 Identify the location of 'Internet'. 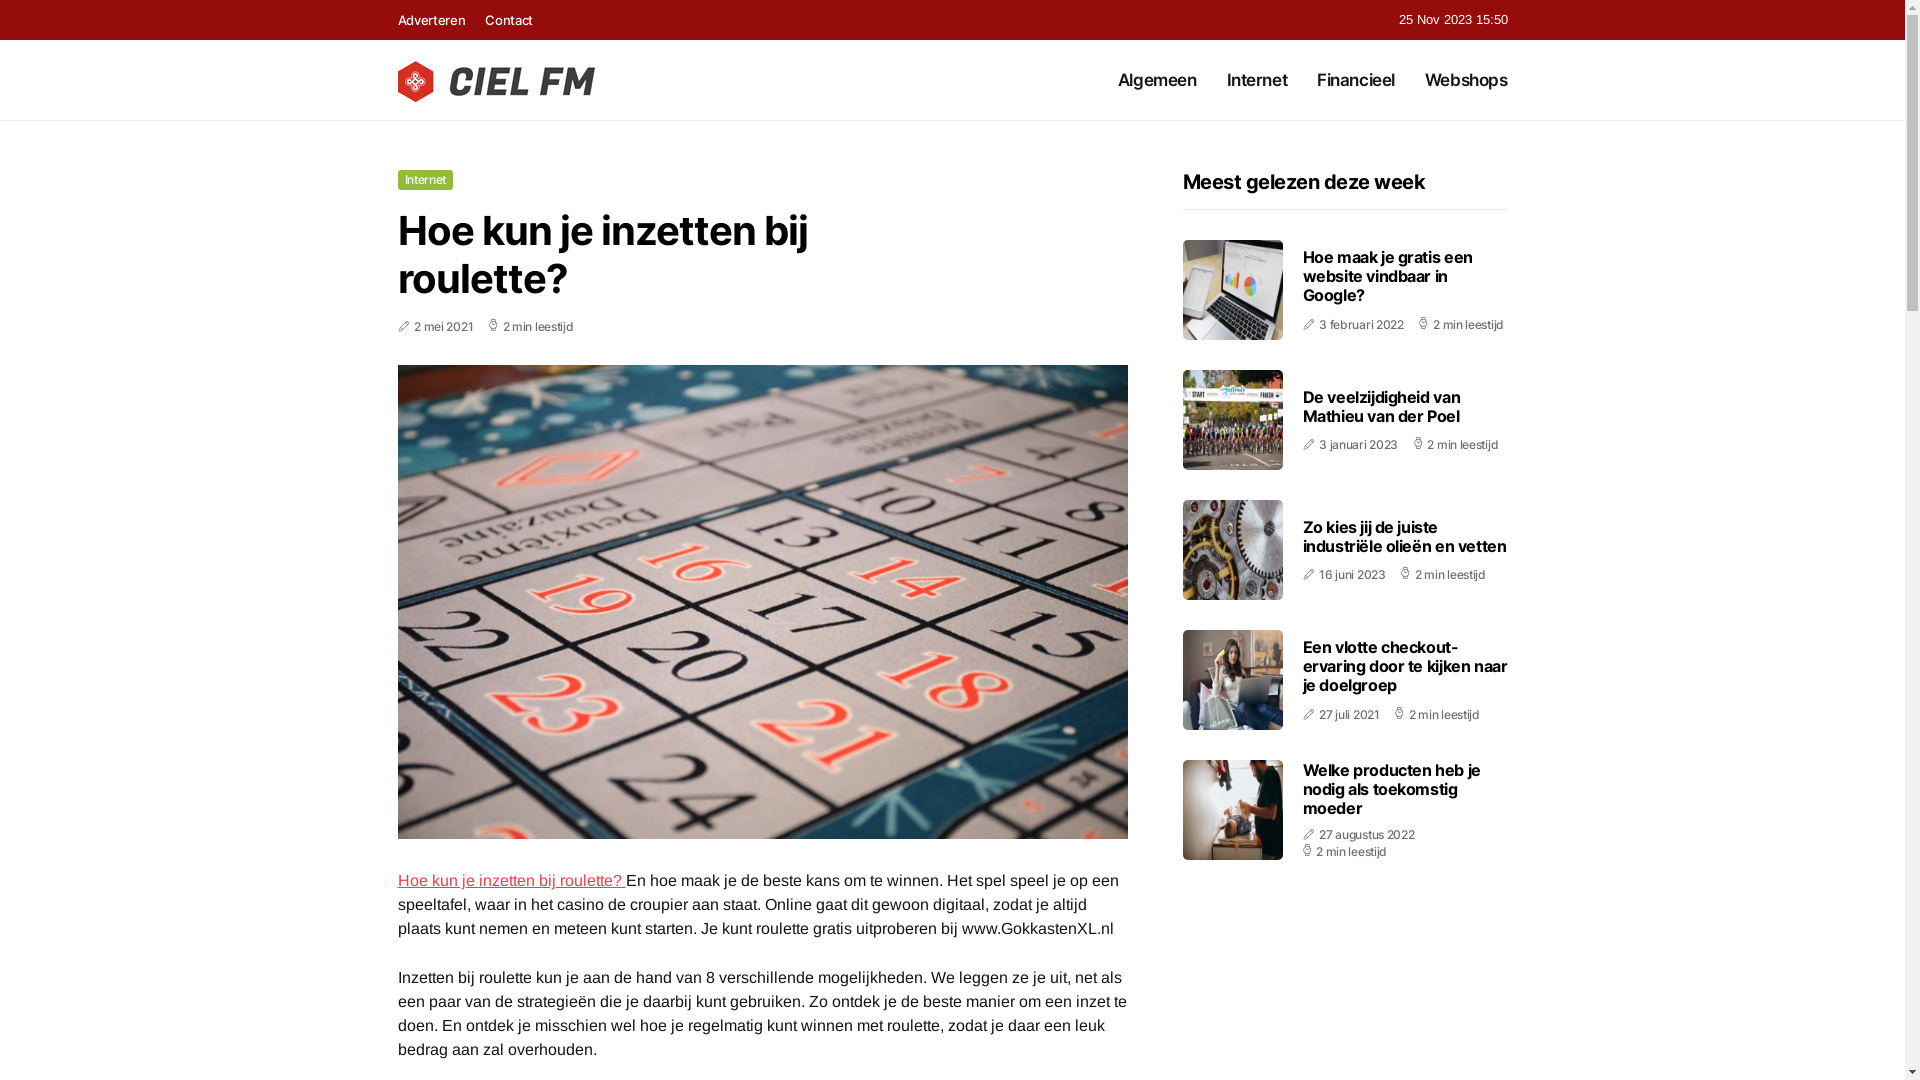
(1226, 79).